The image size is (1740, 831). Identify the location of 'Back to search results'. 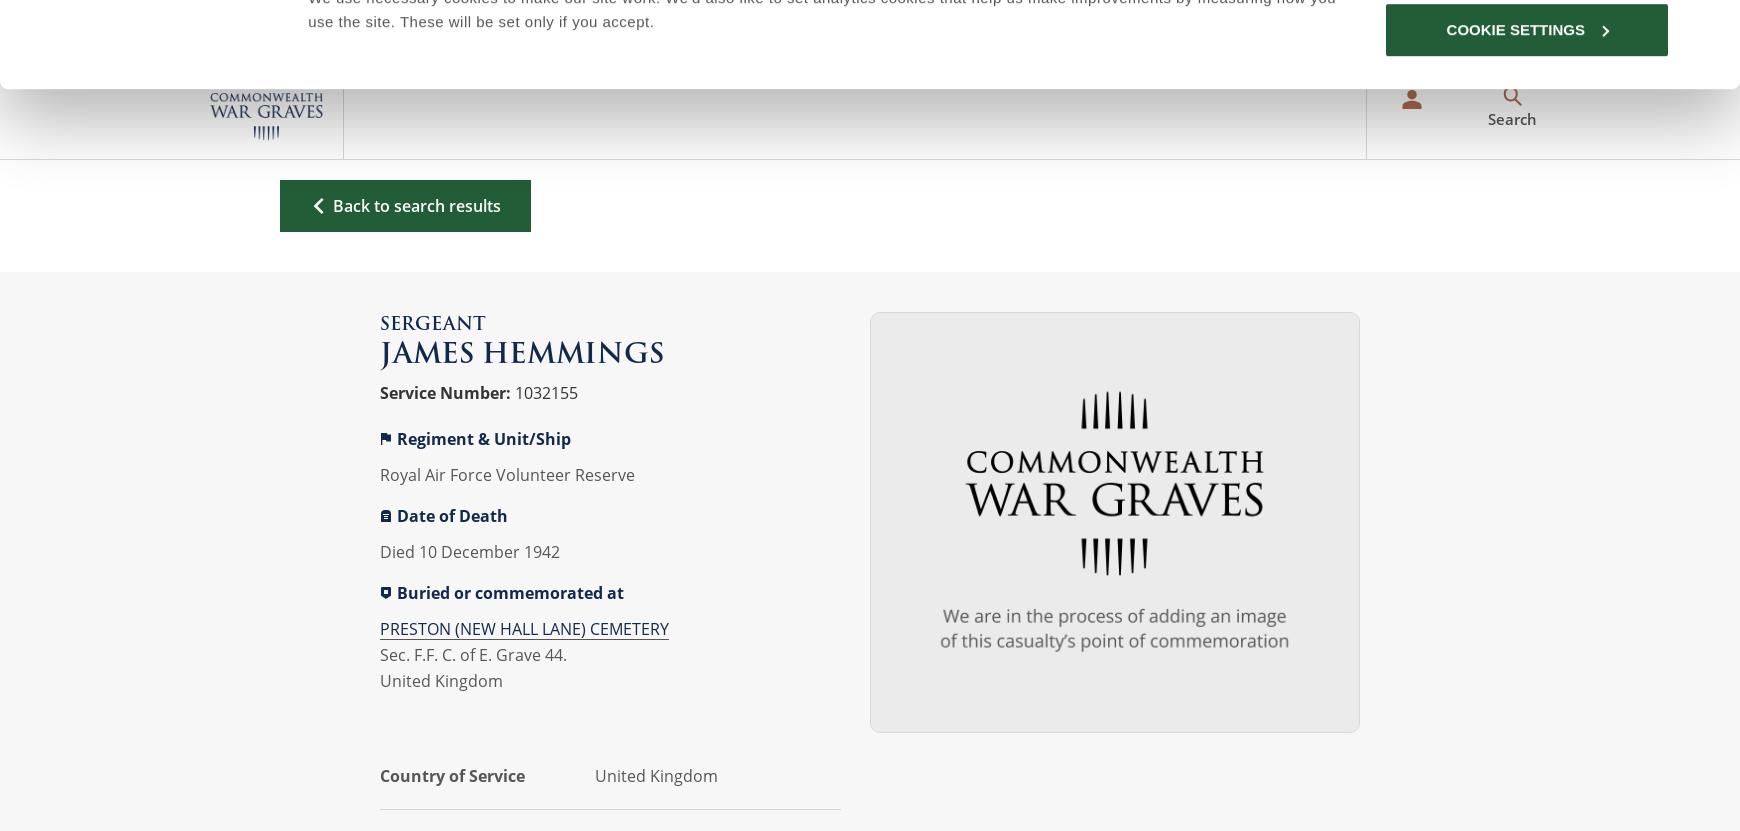
(417, 206).